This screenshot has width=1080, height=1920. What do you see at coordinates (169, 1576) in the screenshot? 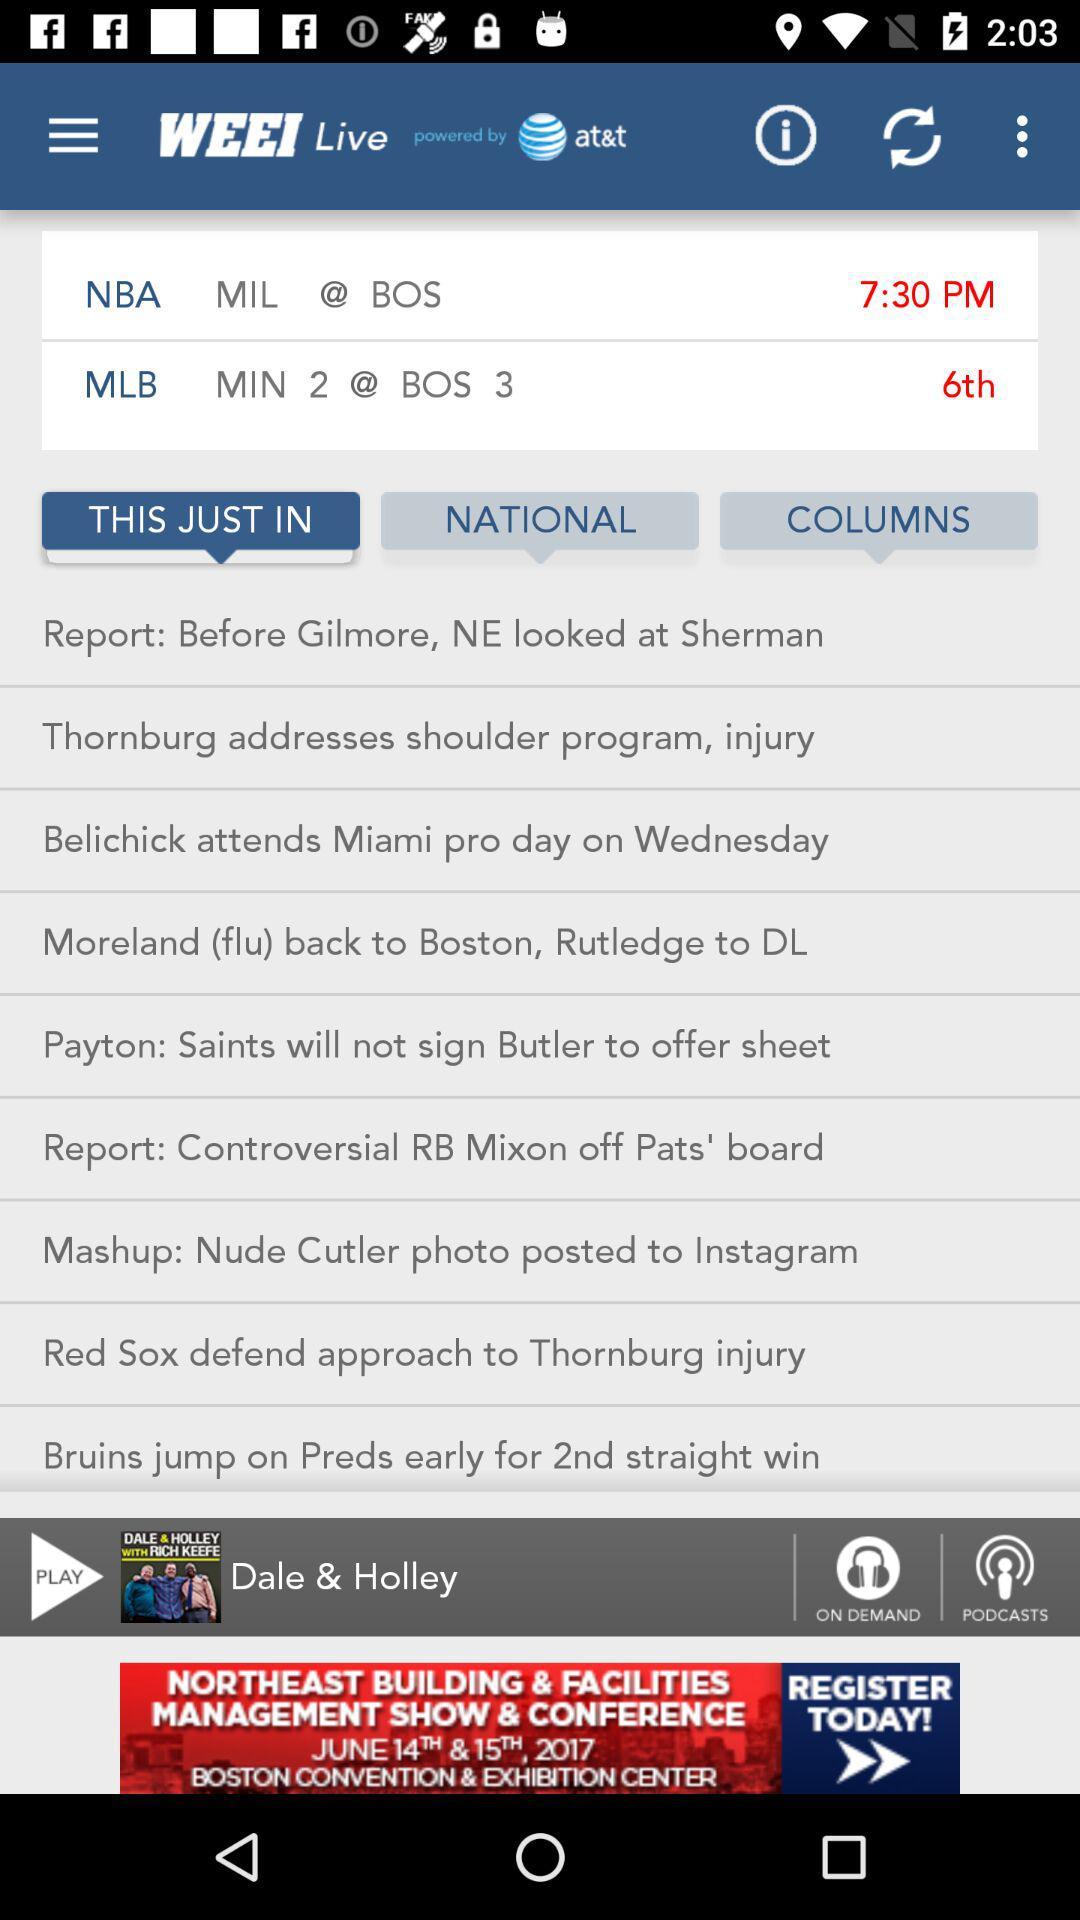
I see `the image right next to play` at bounding box center [169, 1576].